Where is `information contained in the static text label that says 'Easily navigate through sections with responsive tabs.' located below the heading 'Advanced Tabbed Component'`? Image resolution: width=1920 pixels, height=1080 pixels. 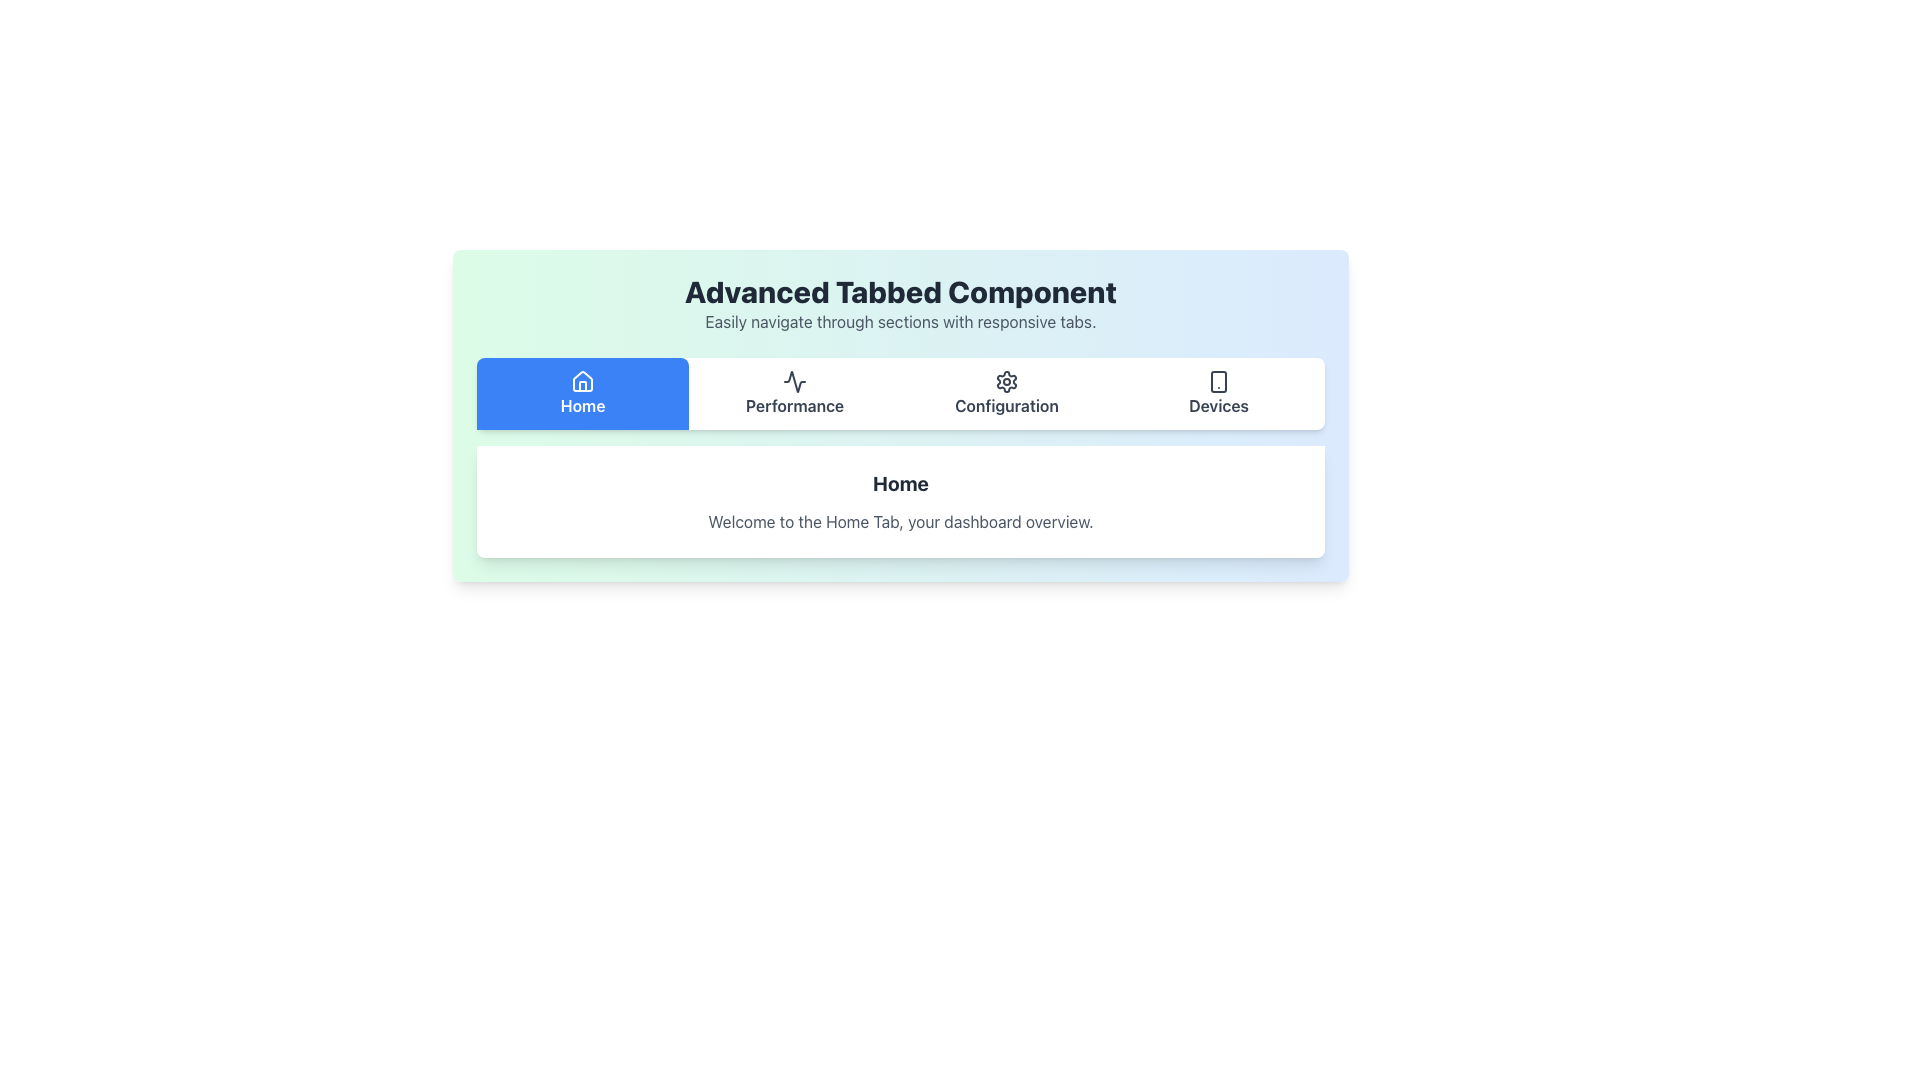 information contained in the static text label that says 'Easily navigate through sections with responsive tabs.' located below the heading 'Advanced Tabbed Component' is located at coordinates (900, 320).